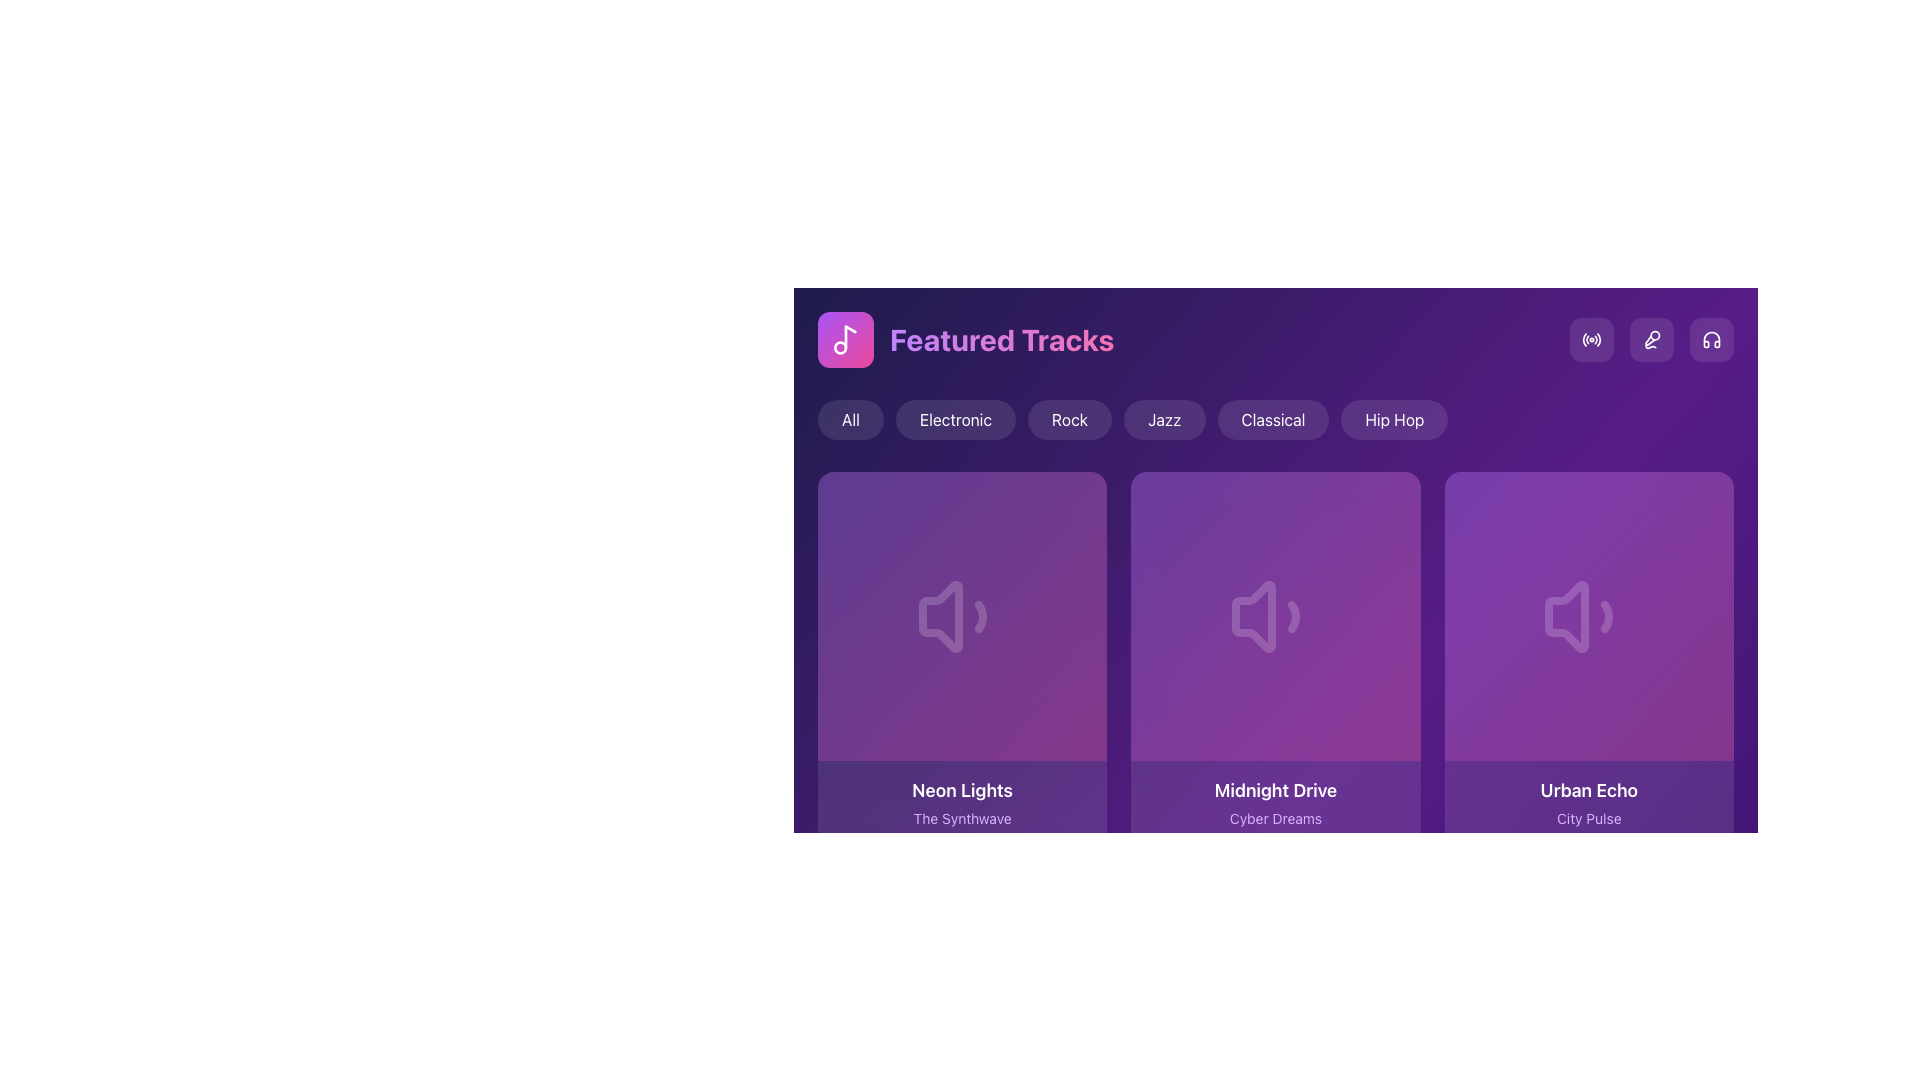 This screenshot has height=1080, width=1920. I want to click on the category filter button located below the 'Featured Tracks' heading and to the left of the 'Electronic' button for accessibility navigation, so click(850, 419).